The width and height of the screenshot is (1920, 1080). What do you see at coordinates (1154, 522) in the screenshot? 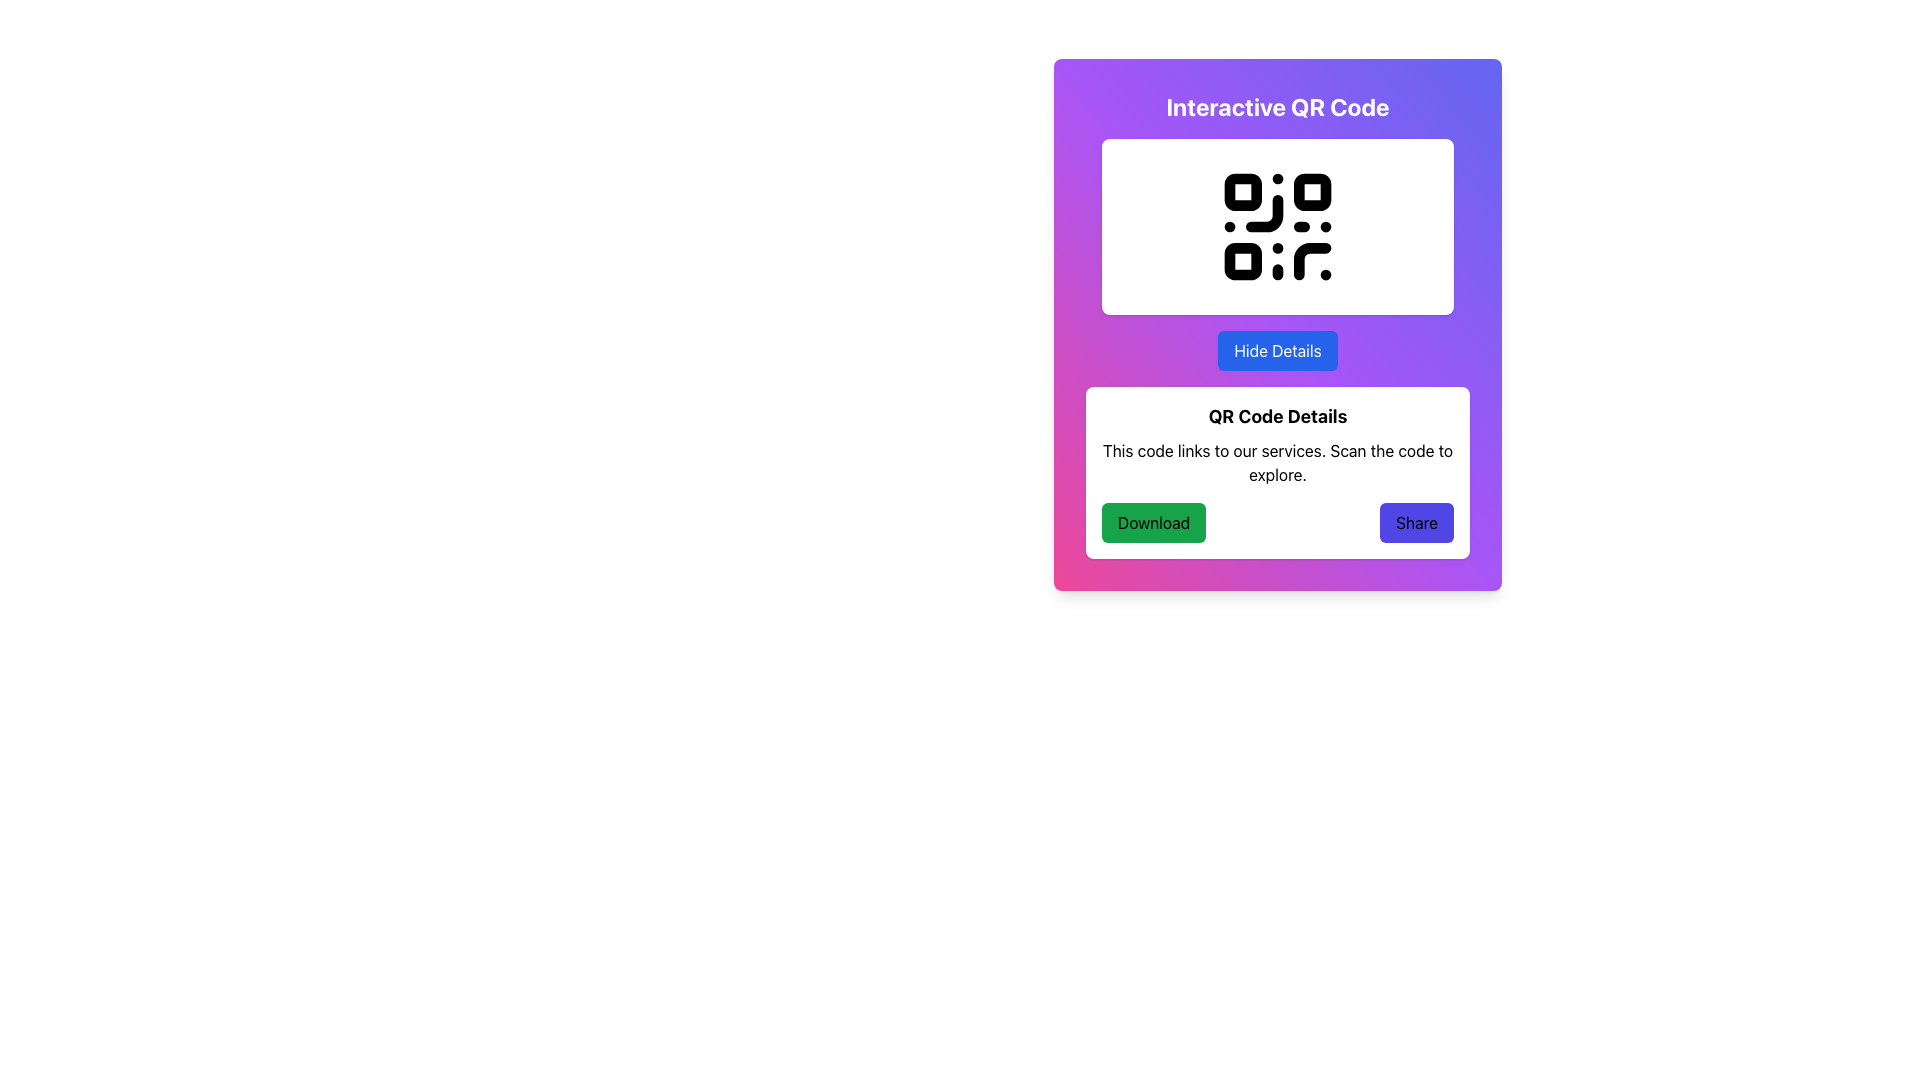
I see `the green 'Download' button located in the bottom left quadrant of the card interface to observe its color change effect` at bounding box center [1154, 522].